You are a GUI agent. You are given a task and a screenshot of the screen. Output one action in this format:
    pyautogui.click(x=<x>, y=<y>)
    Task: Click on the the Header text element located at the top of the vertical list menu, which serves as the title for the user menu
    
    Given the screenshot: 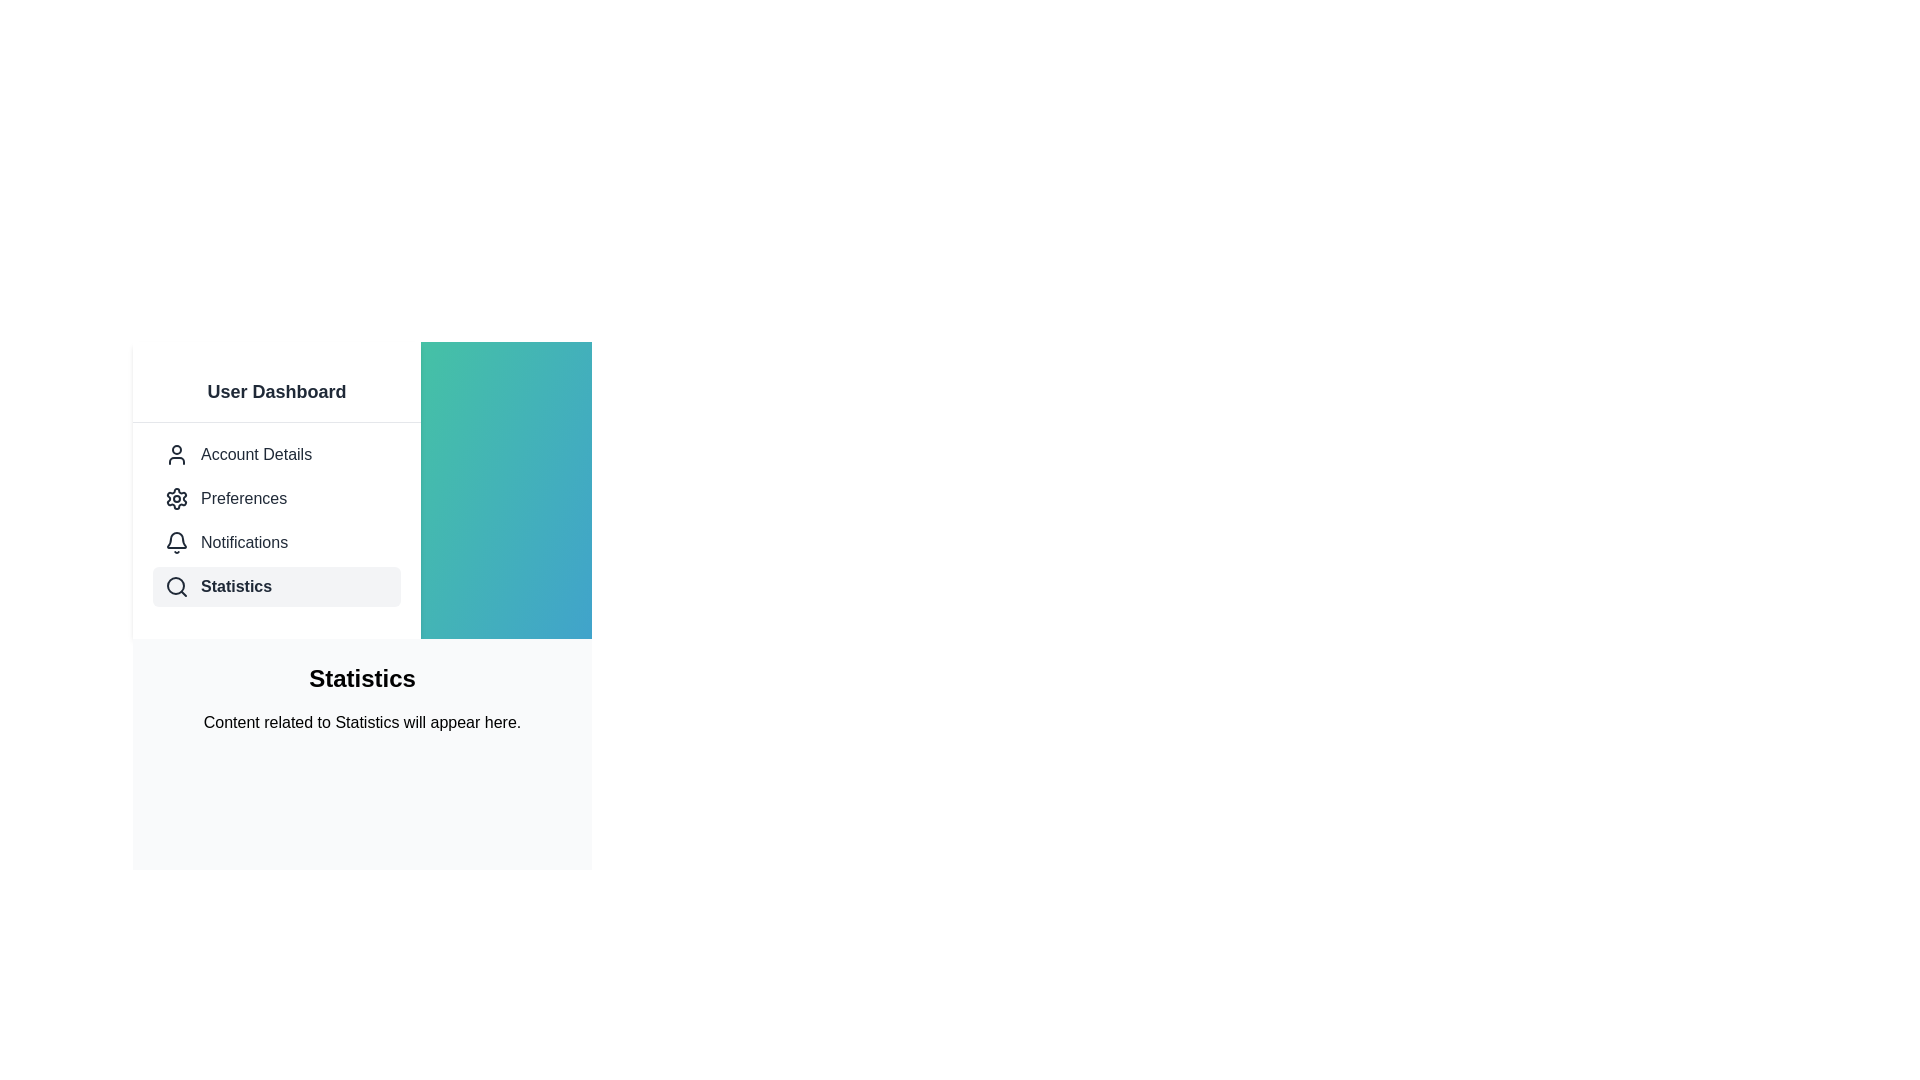 What is the action you would take?
    pyautogui.click(x=276, y=392)
    